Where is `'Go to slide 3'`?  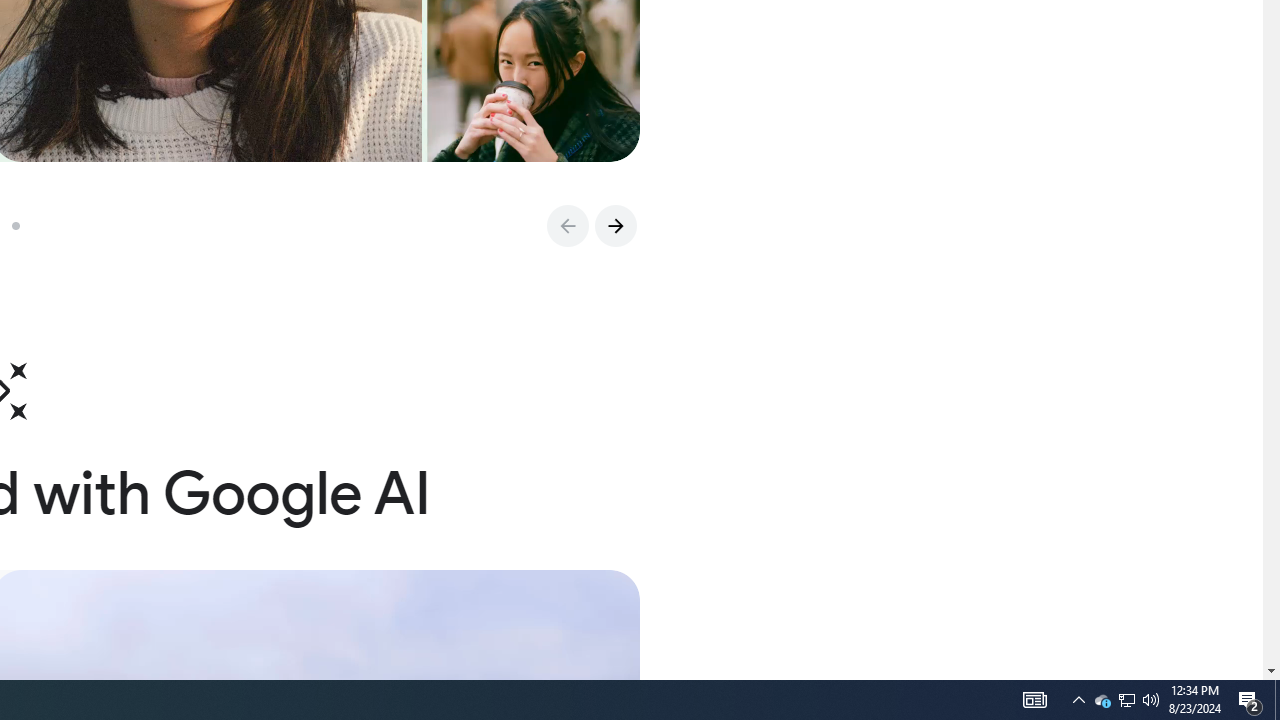 'Go to slide 3' is located at coordinates (23, 225).